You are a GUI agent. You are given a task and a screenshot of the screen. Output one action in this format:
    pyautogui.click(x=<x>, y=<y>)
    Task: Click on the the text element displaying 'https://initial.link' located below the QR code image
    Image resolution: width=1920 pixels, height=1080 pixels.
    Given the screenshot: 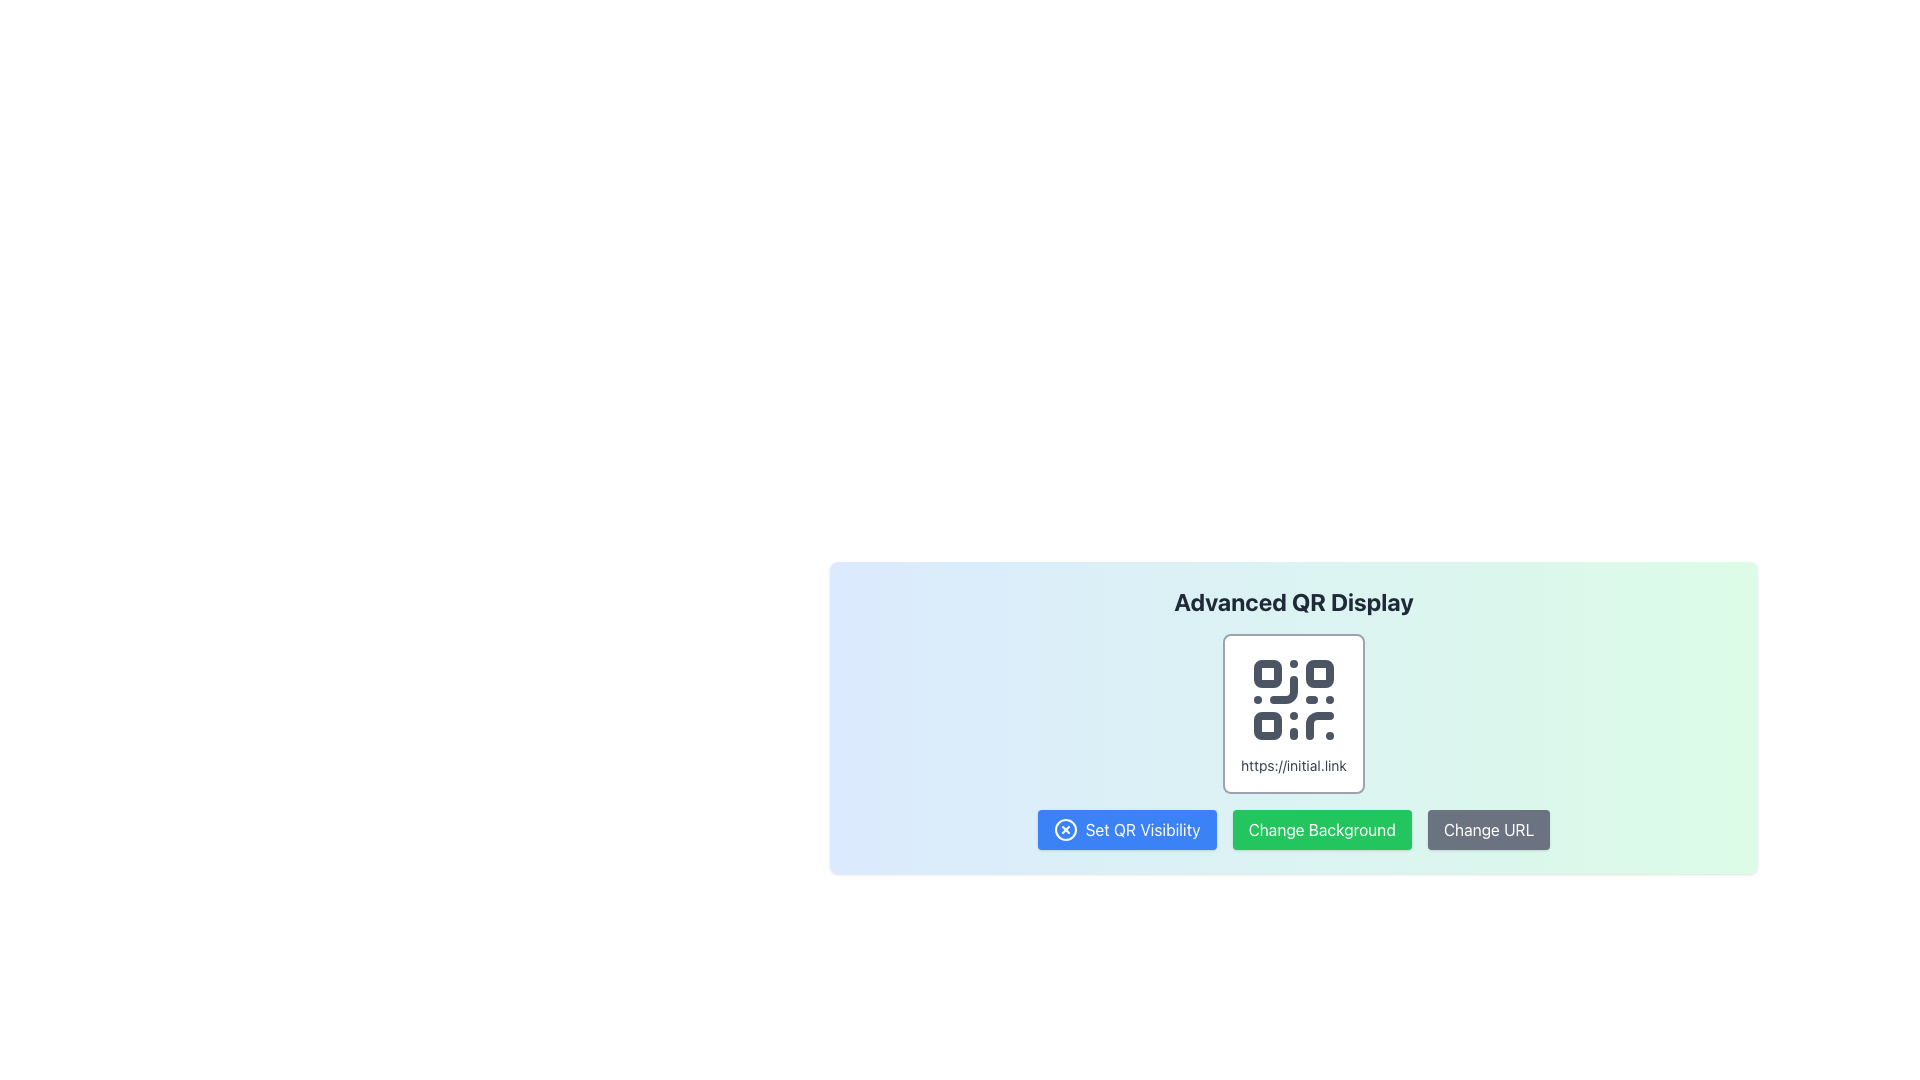 What is the action you would take?
    pyautogui.click(x=1294, y=765)
    